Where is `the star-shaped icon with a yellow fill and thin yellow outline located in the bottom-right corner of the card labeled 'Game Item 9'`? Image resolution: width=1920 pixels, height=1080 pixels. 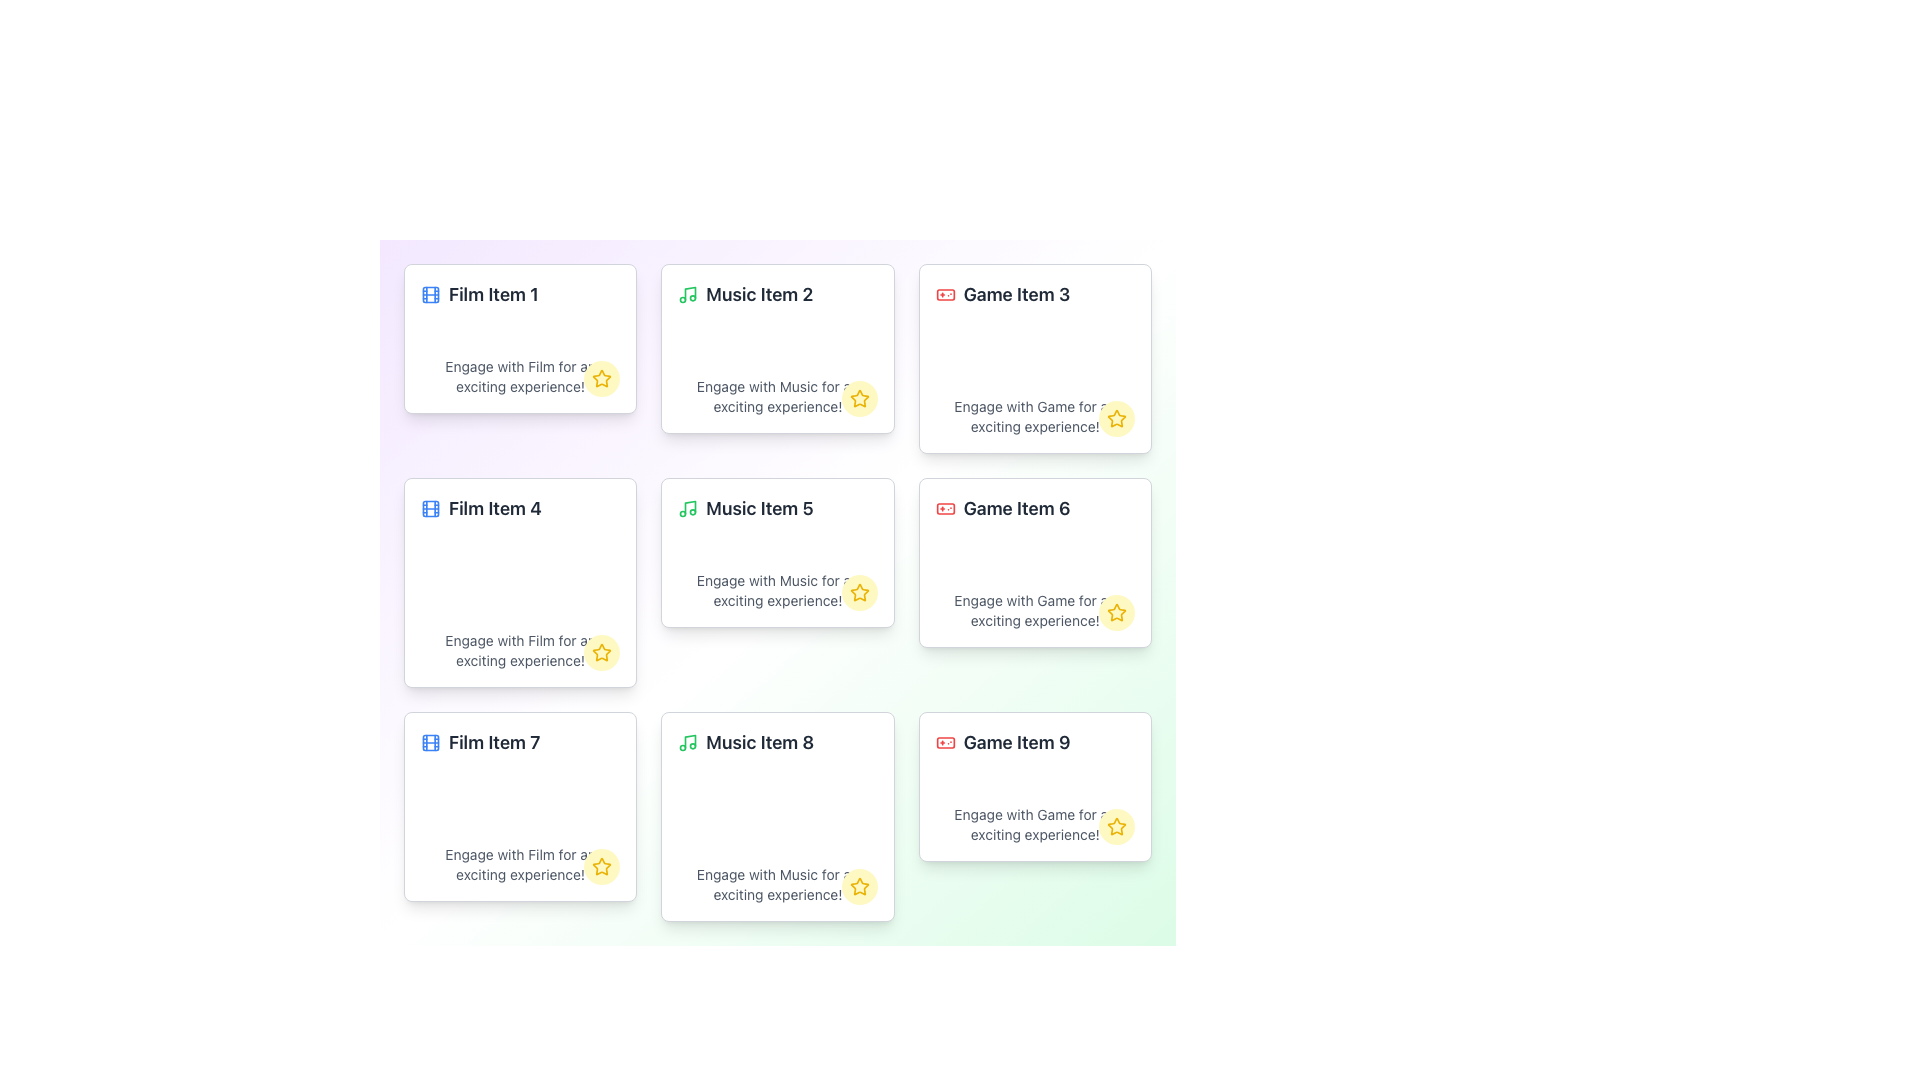
the star-shaped icon with a yellow fill and thin yellow outline located in the bottom-right corner of the card labeled 'Game Item 9' is located at coordinates (1116, 826).